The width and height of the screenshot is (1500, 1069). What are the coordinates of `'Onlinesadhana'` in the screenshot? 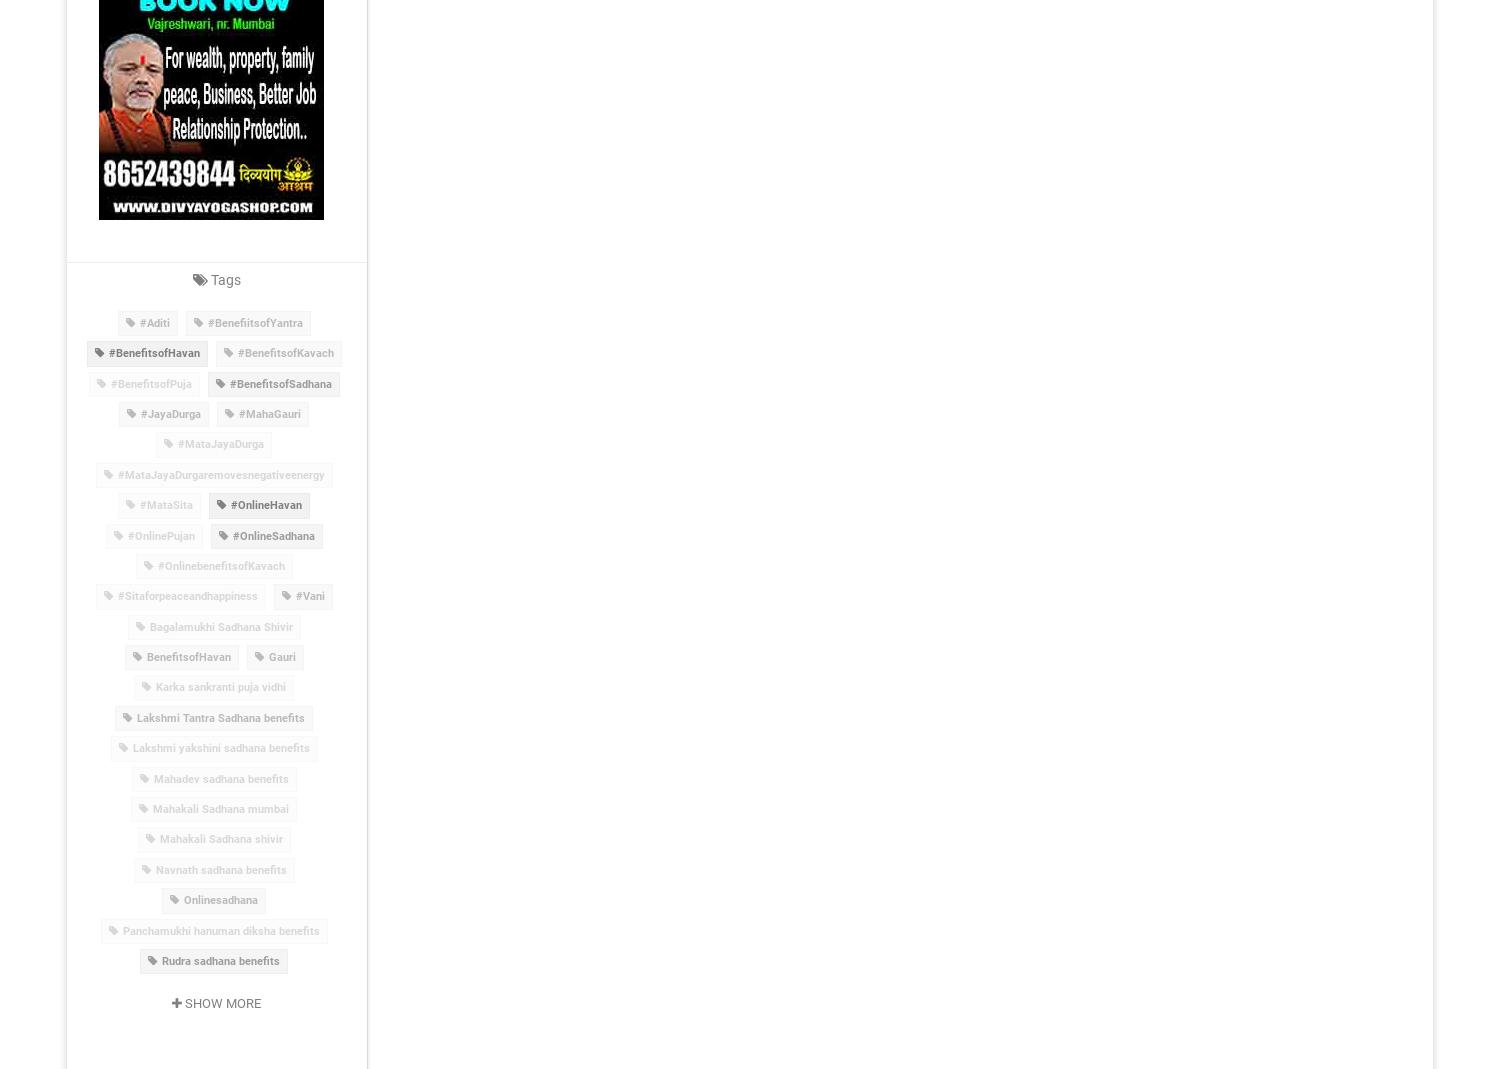 It's located at (219, 899).